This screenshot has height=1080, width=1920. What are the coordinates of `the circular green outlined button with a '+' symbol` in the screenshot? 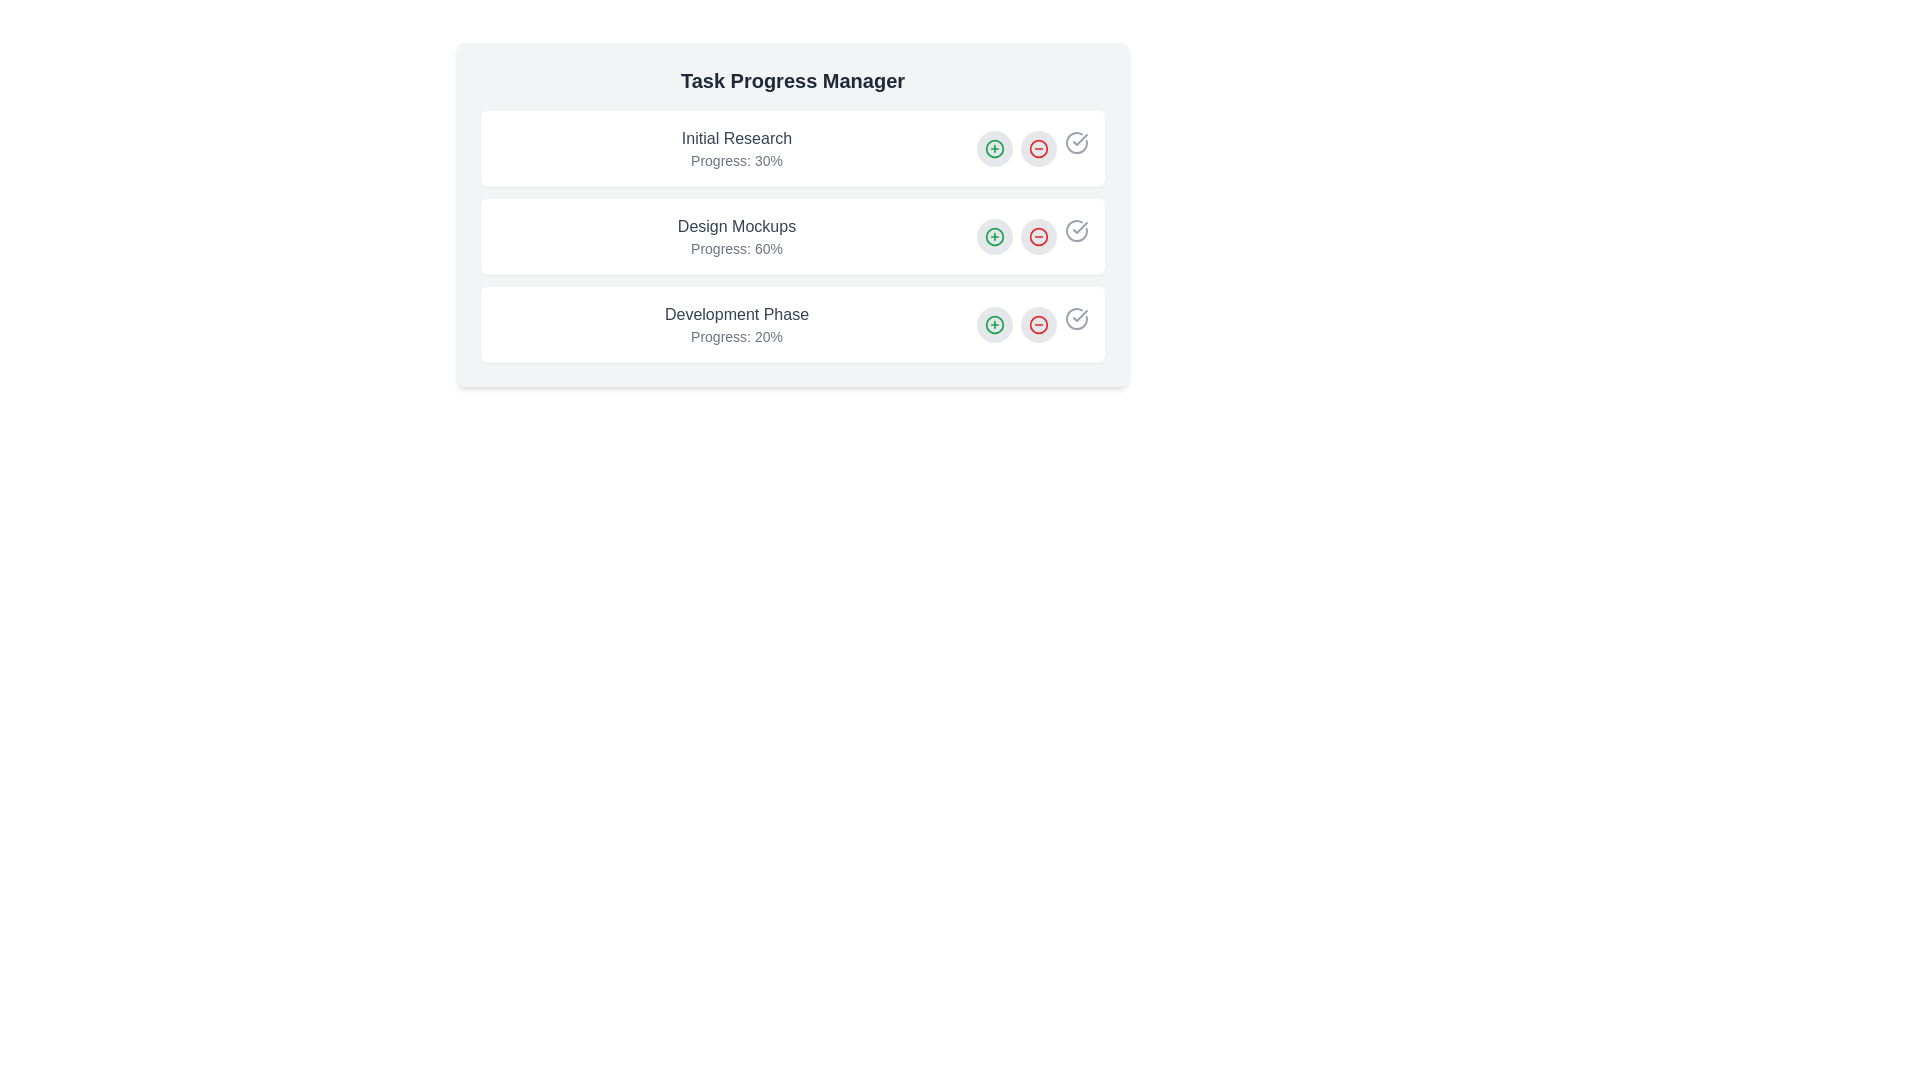 It's located at (994, 148).